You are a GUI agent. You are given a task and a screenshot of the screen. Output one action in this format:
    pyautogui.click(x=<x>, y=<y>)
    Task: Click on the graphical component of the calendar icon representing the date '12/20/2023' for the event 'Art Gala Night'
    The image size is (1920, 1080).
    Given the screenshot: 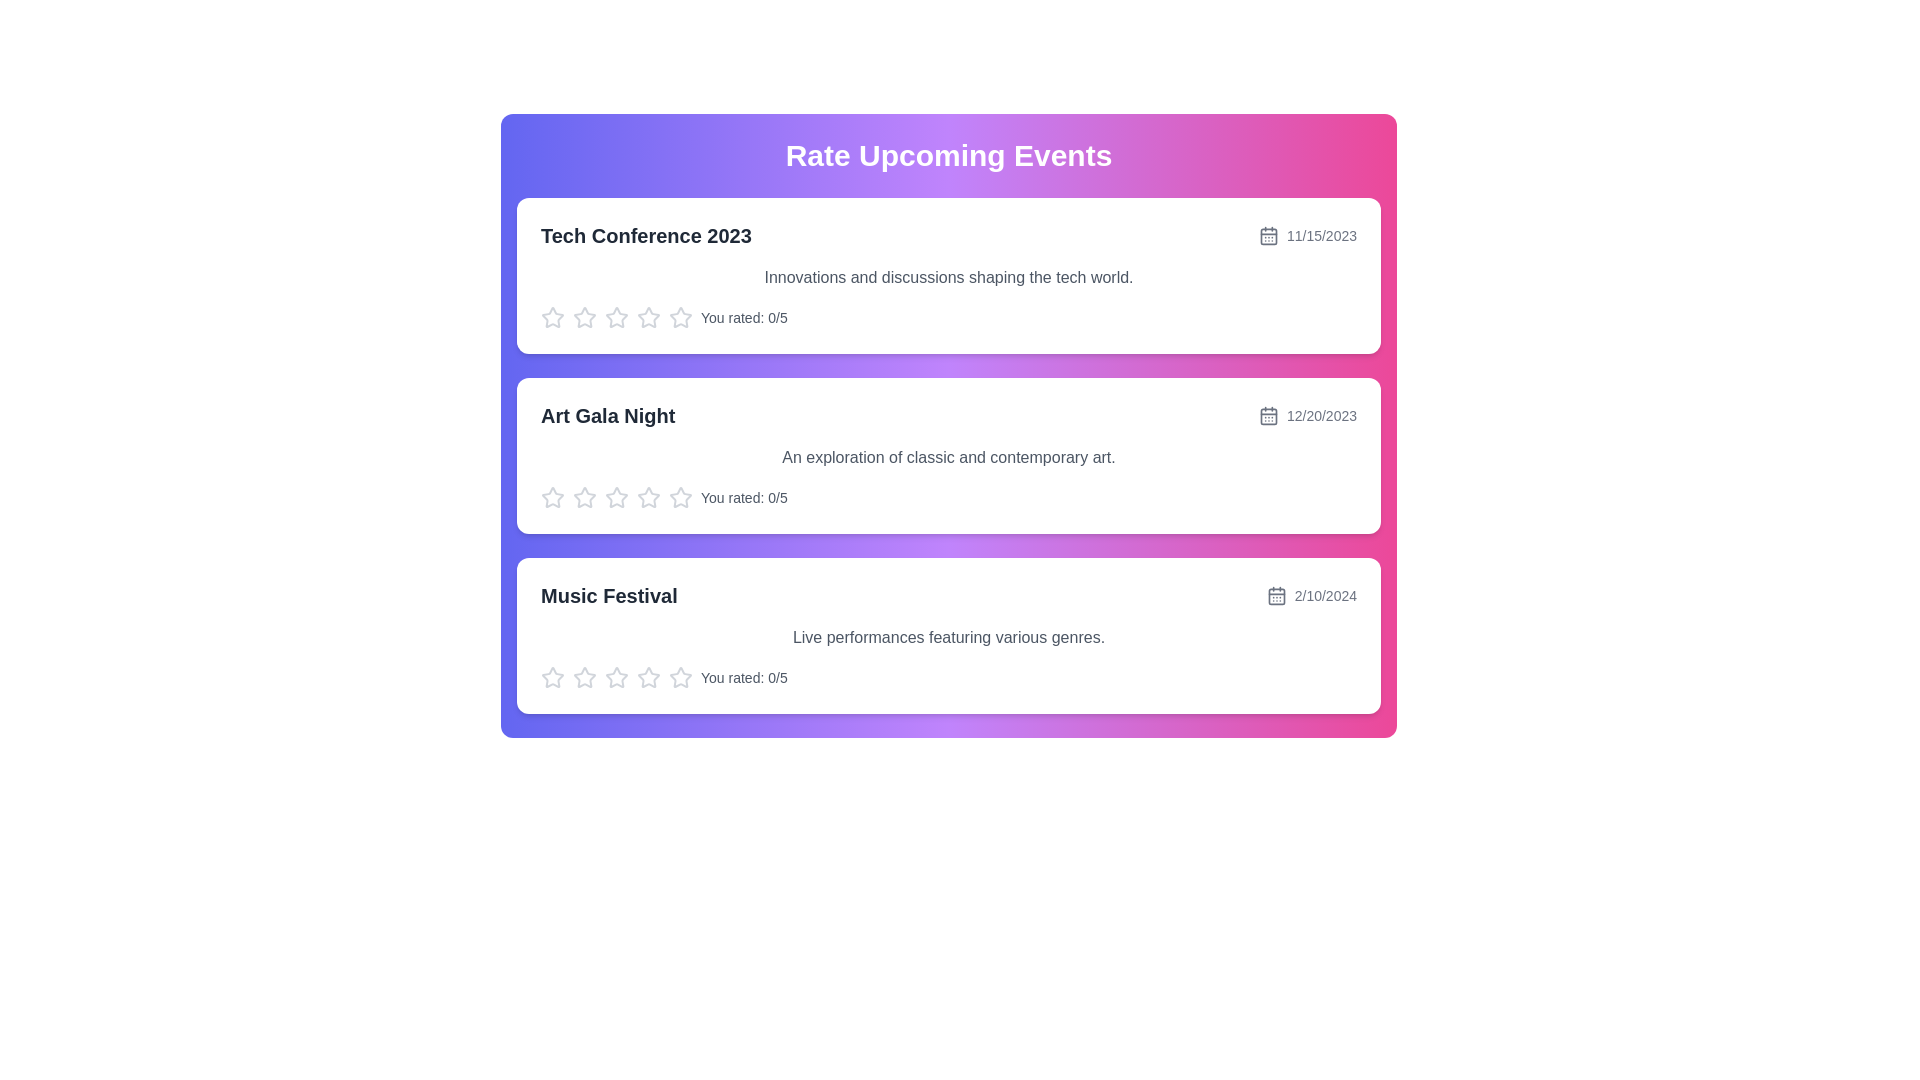 What is the action you would take?
    pyautogui.click(x=1267, y=415)
    